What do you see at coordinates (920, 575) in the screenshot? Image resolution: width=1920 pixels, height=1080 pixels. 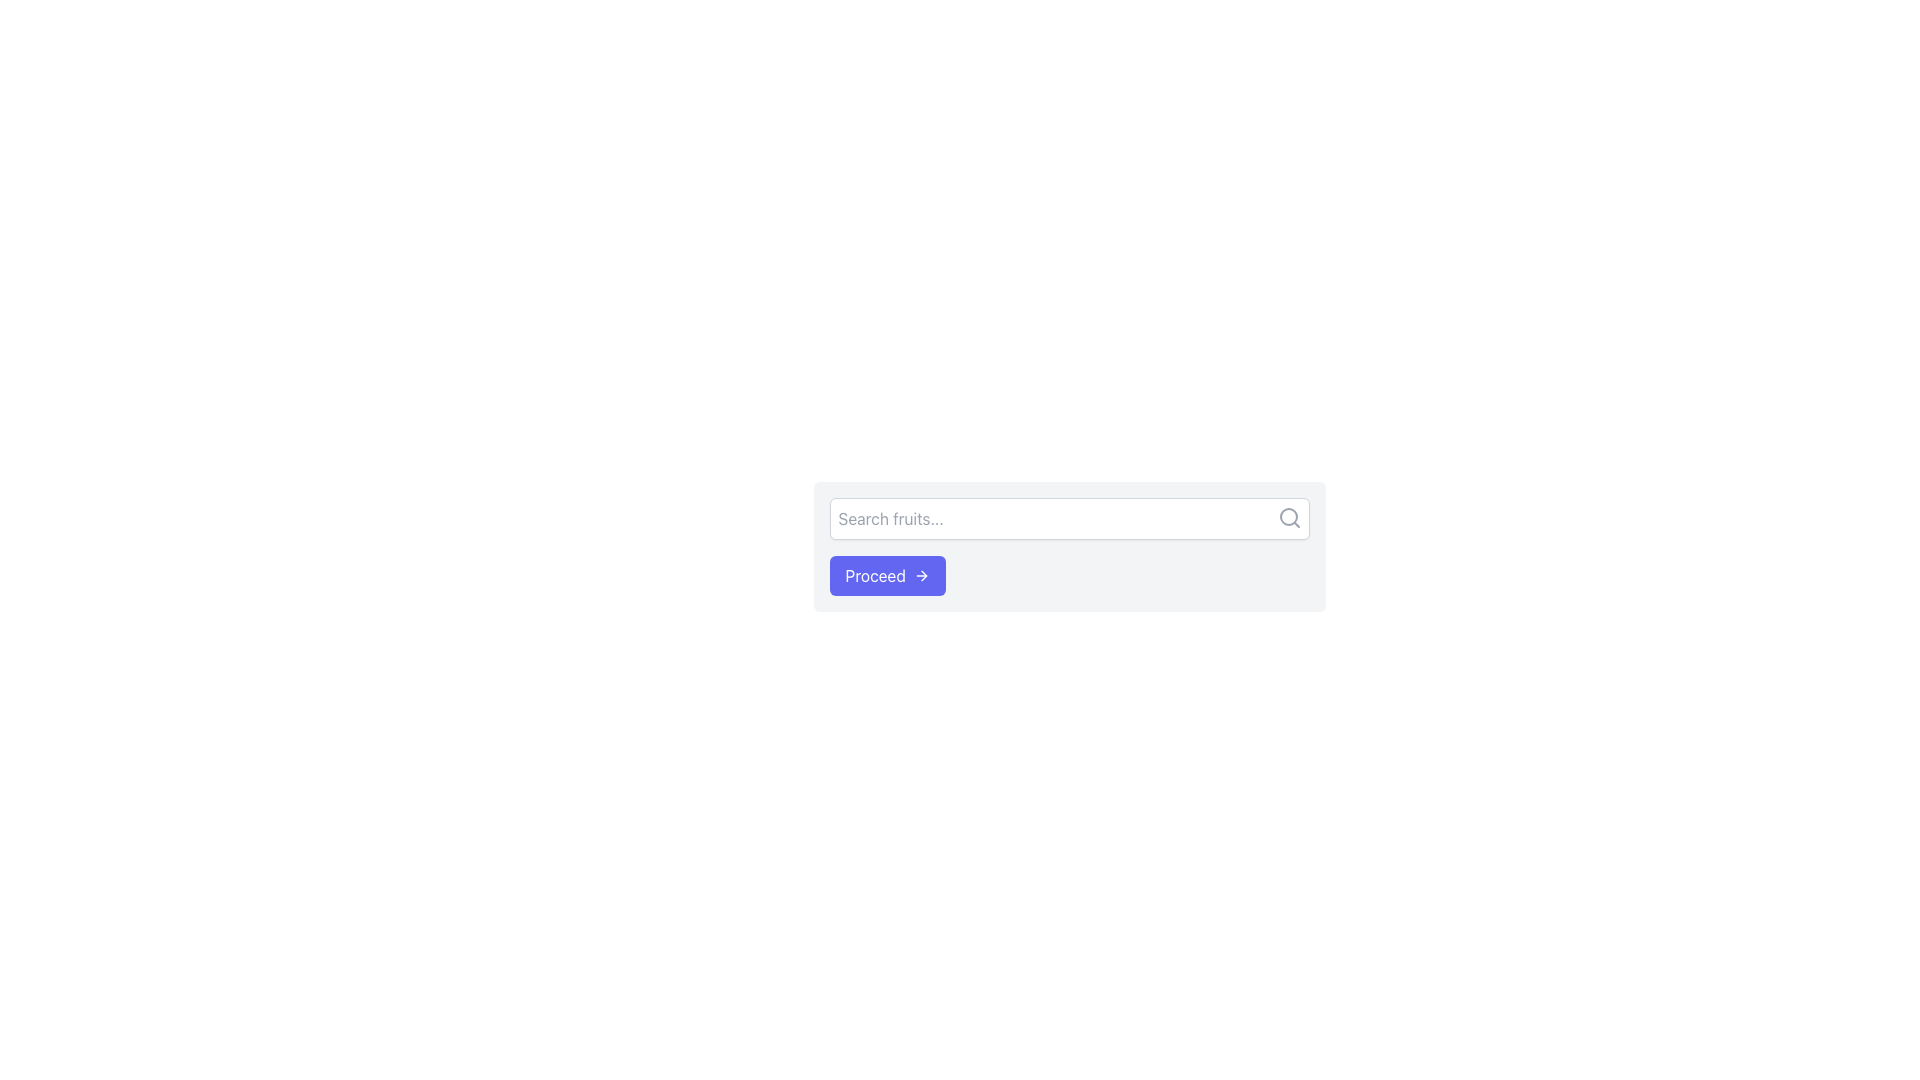 I see `the right-facing arrow icon with a purple background, which is part of the 'Proceed' button located below the search bar` at bounding box center [920, 575].